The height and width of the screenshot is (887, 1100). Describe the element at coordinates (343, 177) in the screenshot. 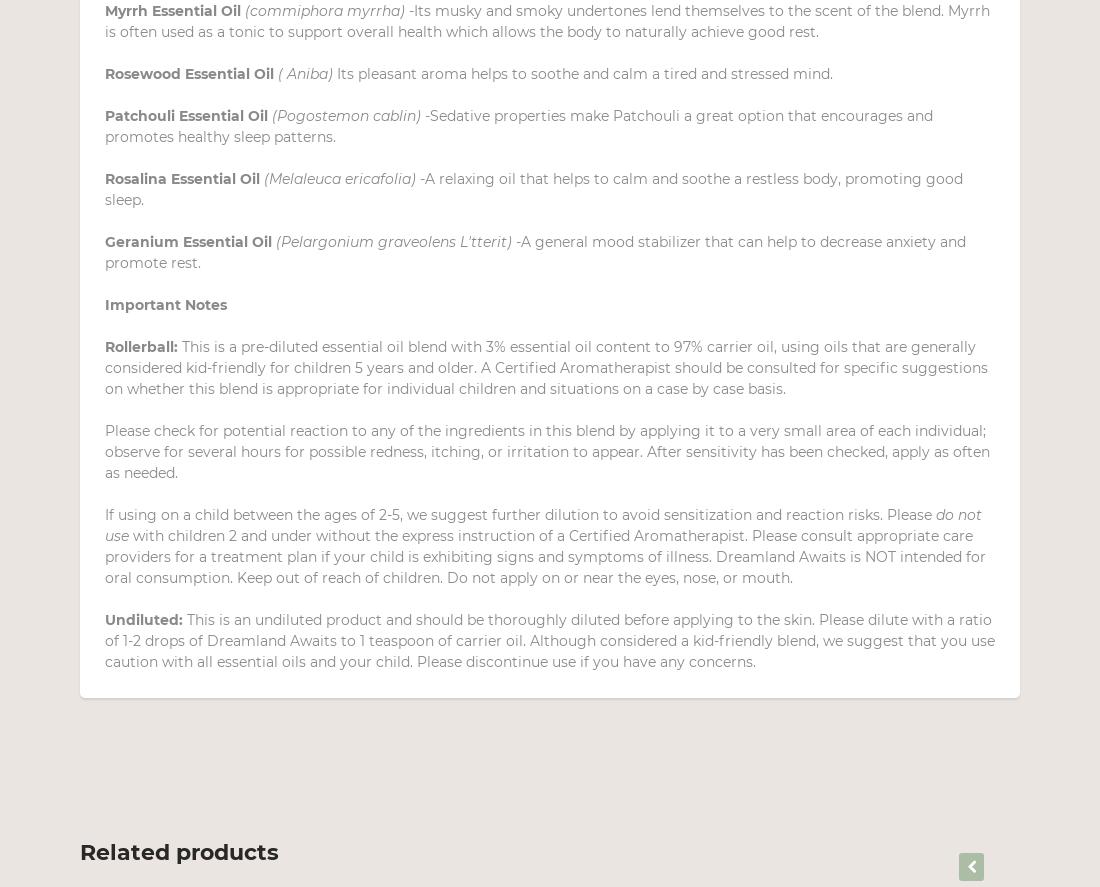

I see `'(Melaleuca ericafolia) -'` at that location.